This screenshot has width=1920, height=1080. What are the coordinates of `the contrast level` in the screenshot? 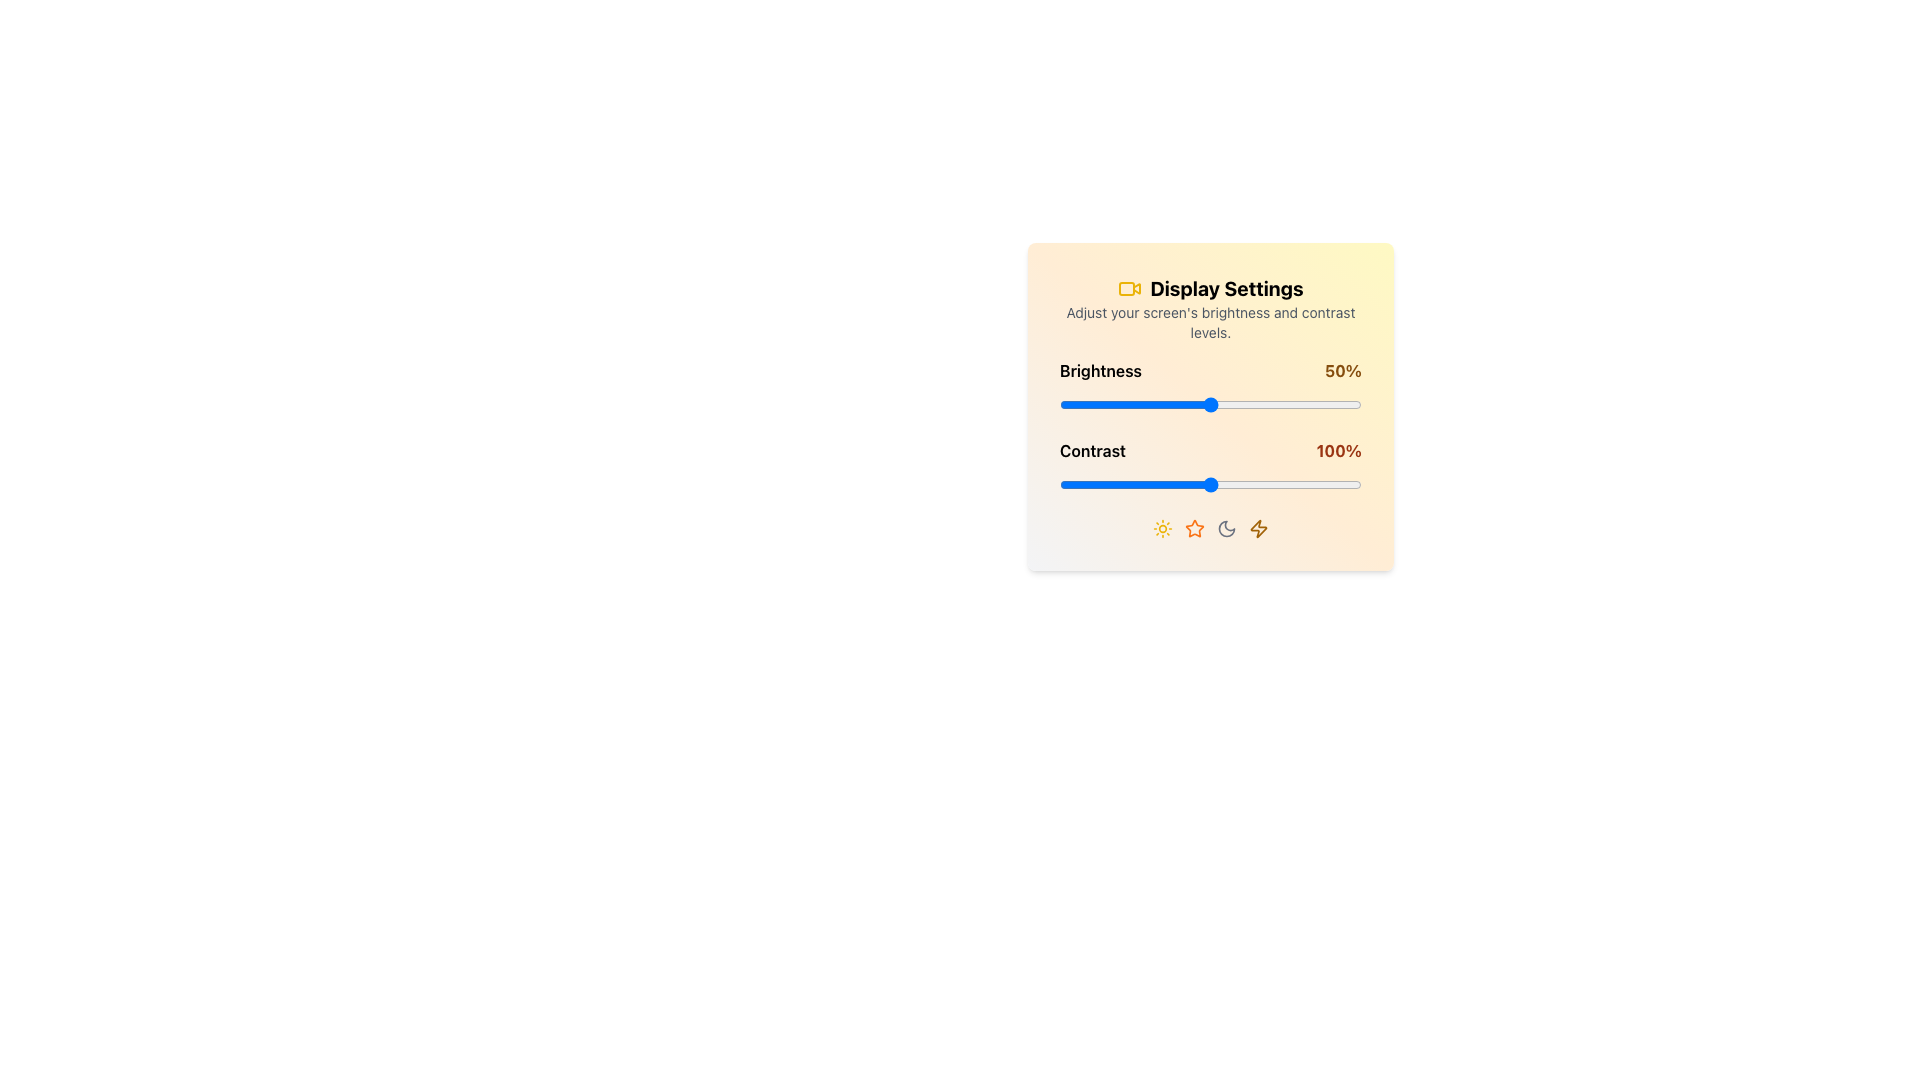 It's located at (1069, 485).